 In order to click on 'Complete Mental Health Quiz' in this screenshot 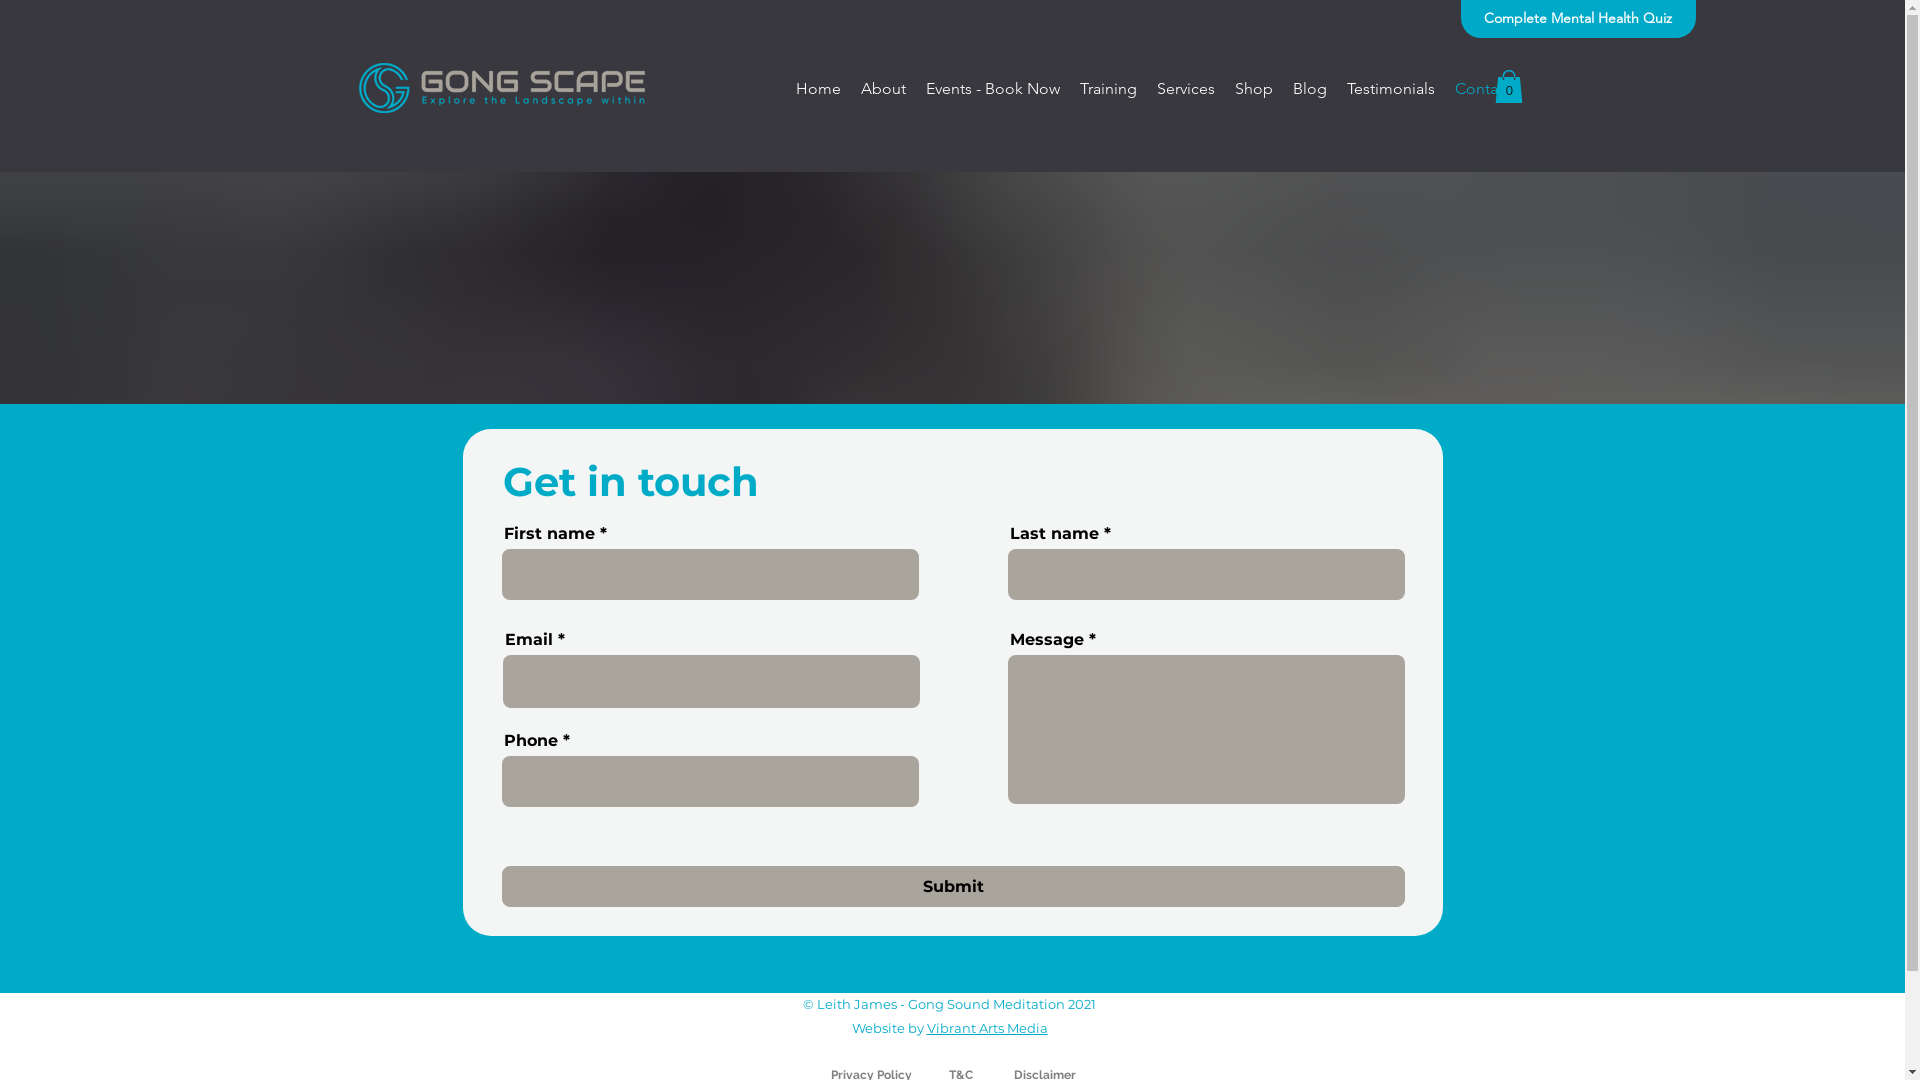, I will do `click(1576, 19)`.